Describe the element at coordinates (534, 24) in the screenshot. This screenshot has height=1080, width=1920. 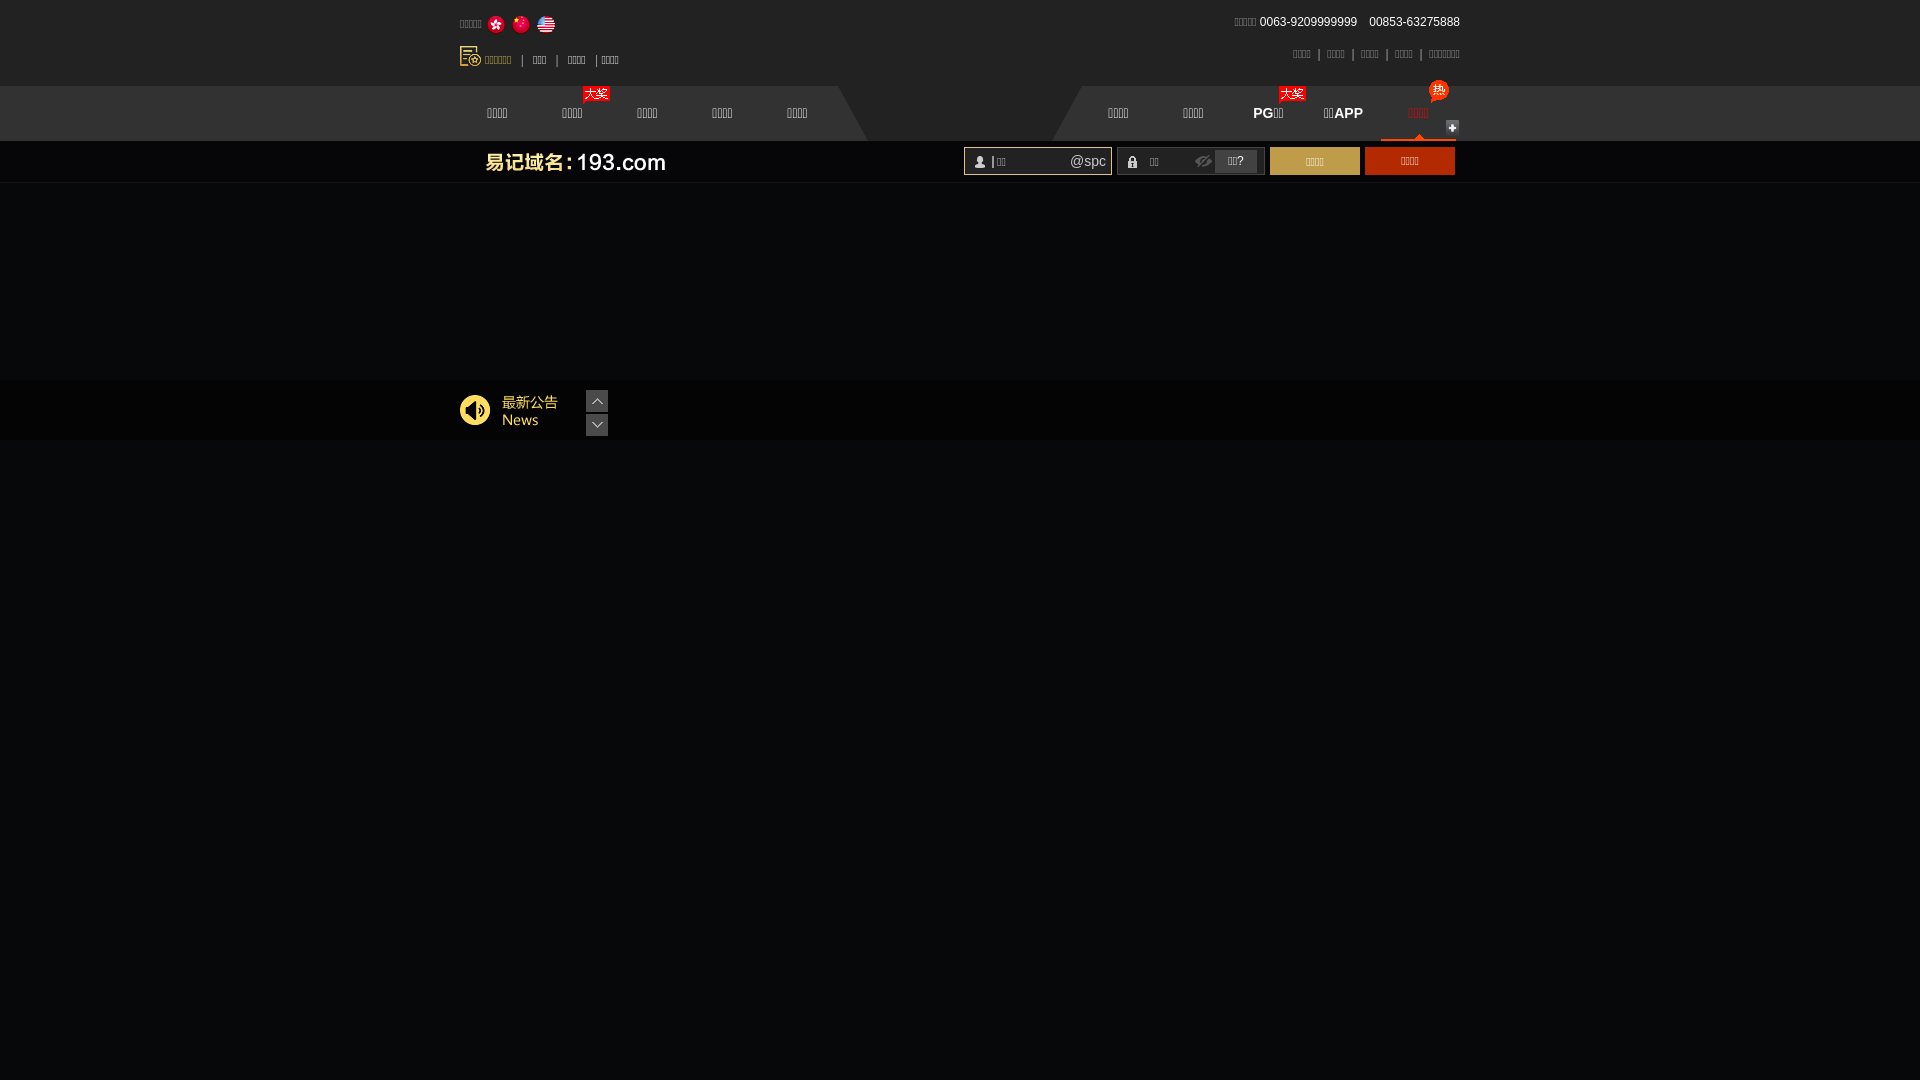
I see `'English'` at that location.